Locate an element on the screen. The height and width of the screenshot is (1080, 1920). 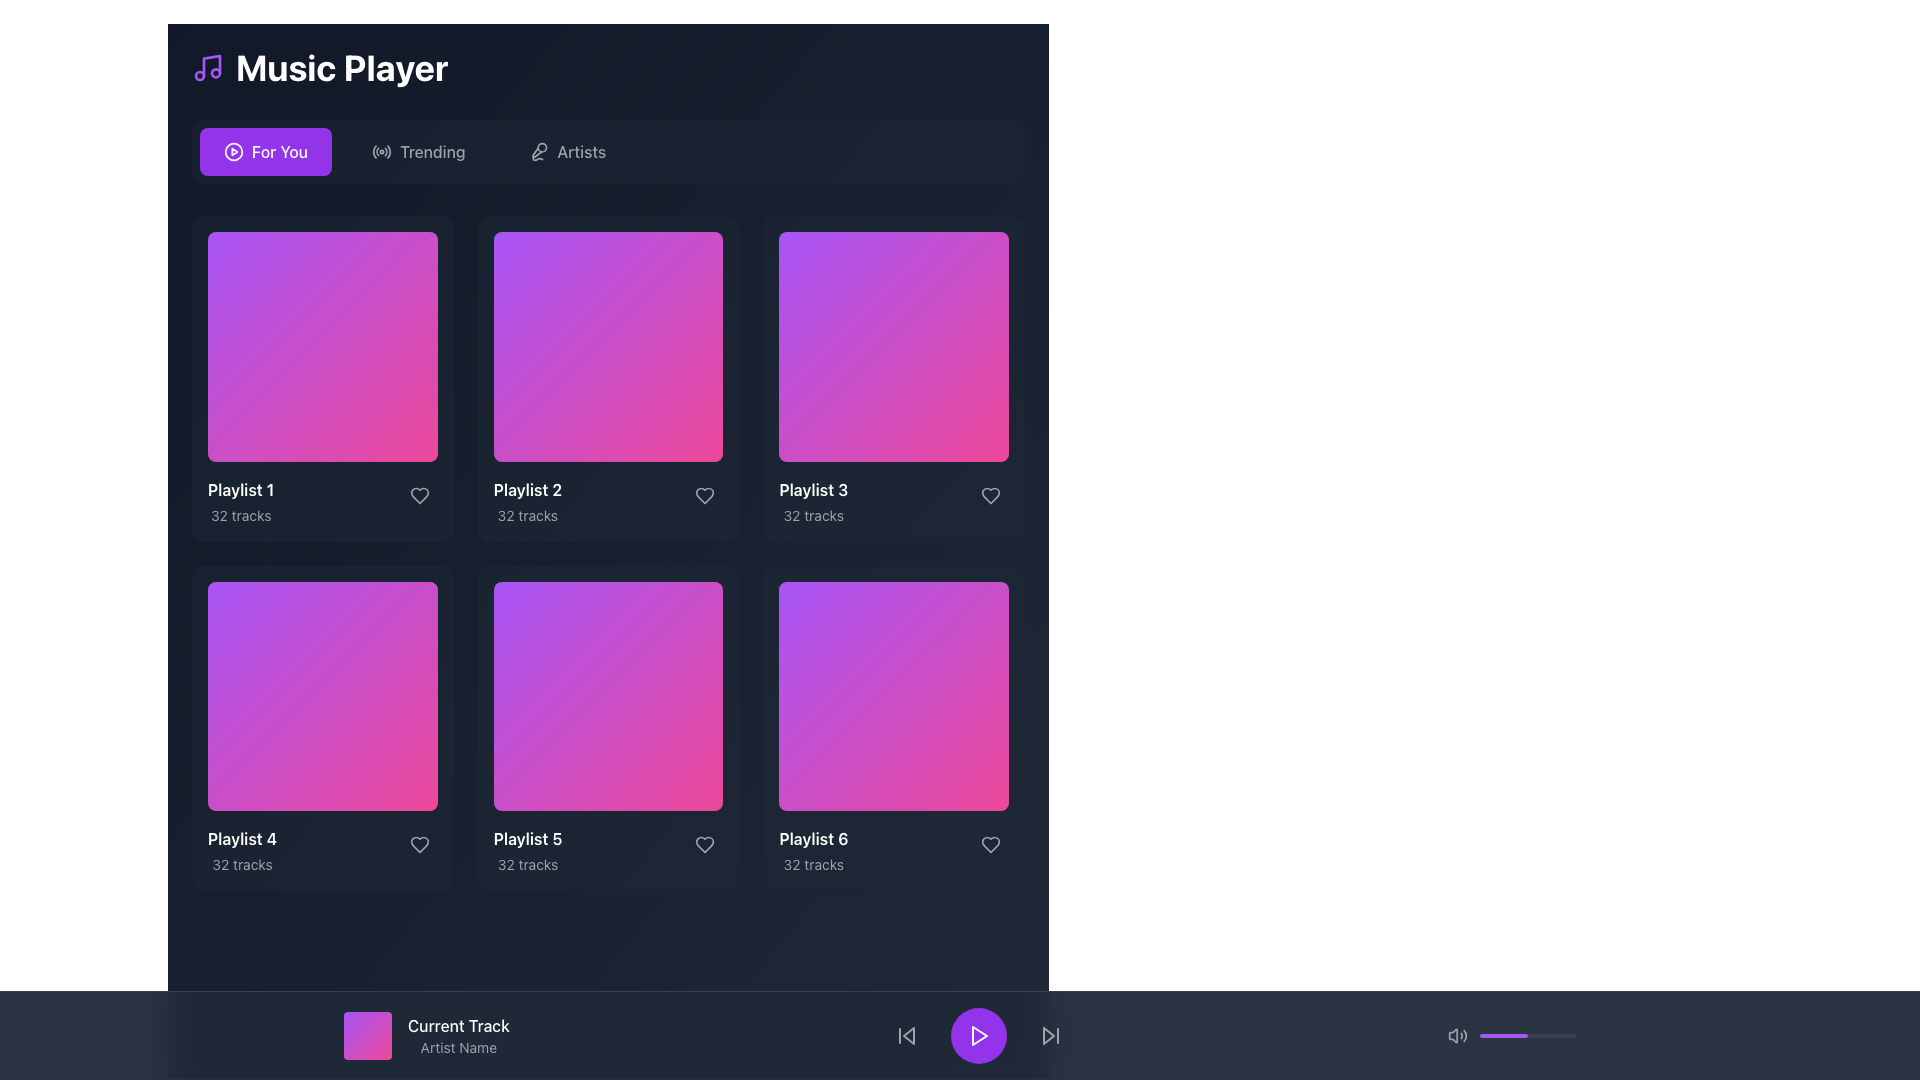
the static text label displaying '32 tracks' located below the 'Playlist 1' title in the first playlist card of the 'For You' section is located at coordinates (240, 514).